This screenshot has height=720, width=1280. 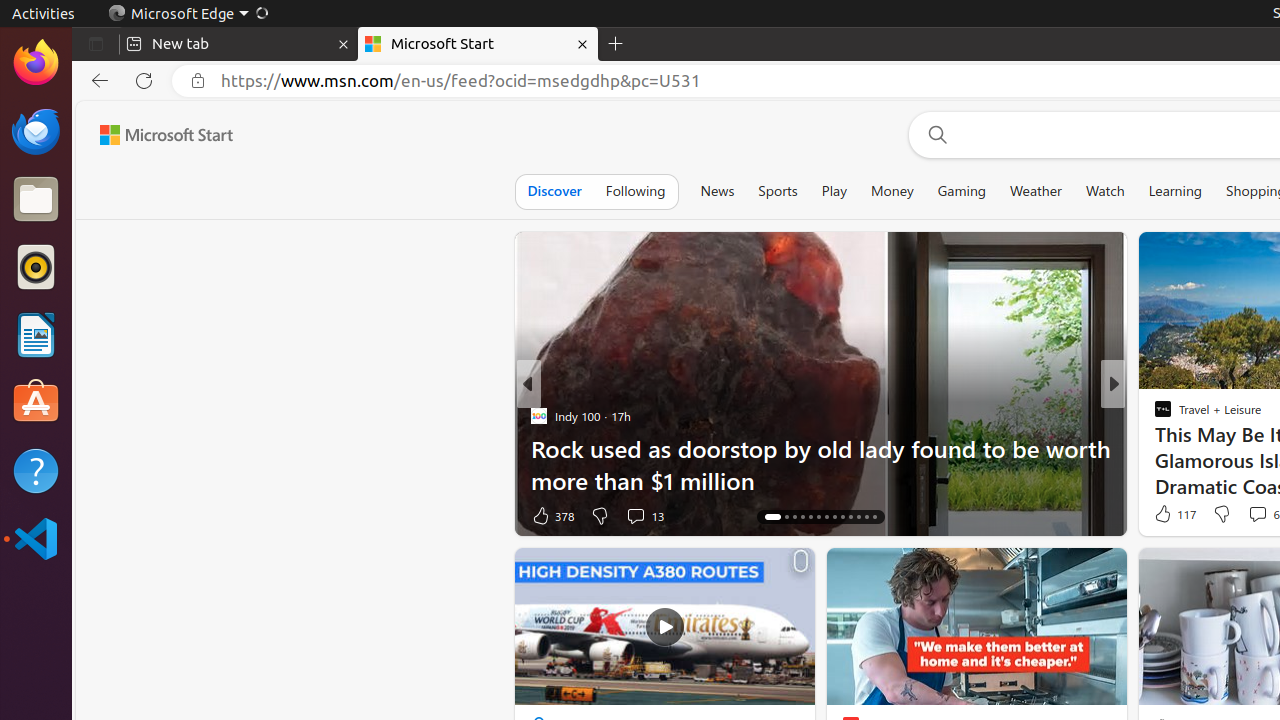 What do you see at coordinates (1168, 514) in the screenshot?
I see `'137 Like'` at bounding box center [1168, 514].